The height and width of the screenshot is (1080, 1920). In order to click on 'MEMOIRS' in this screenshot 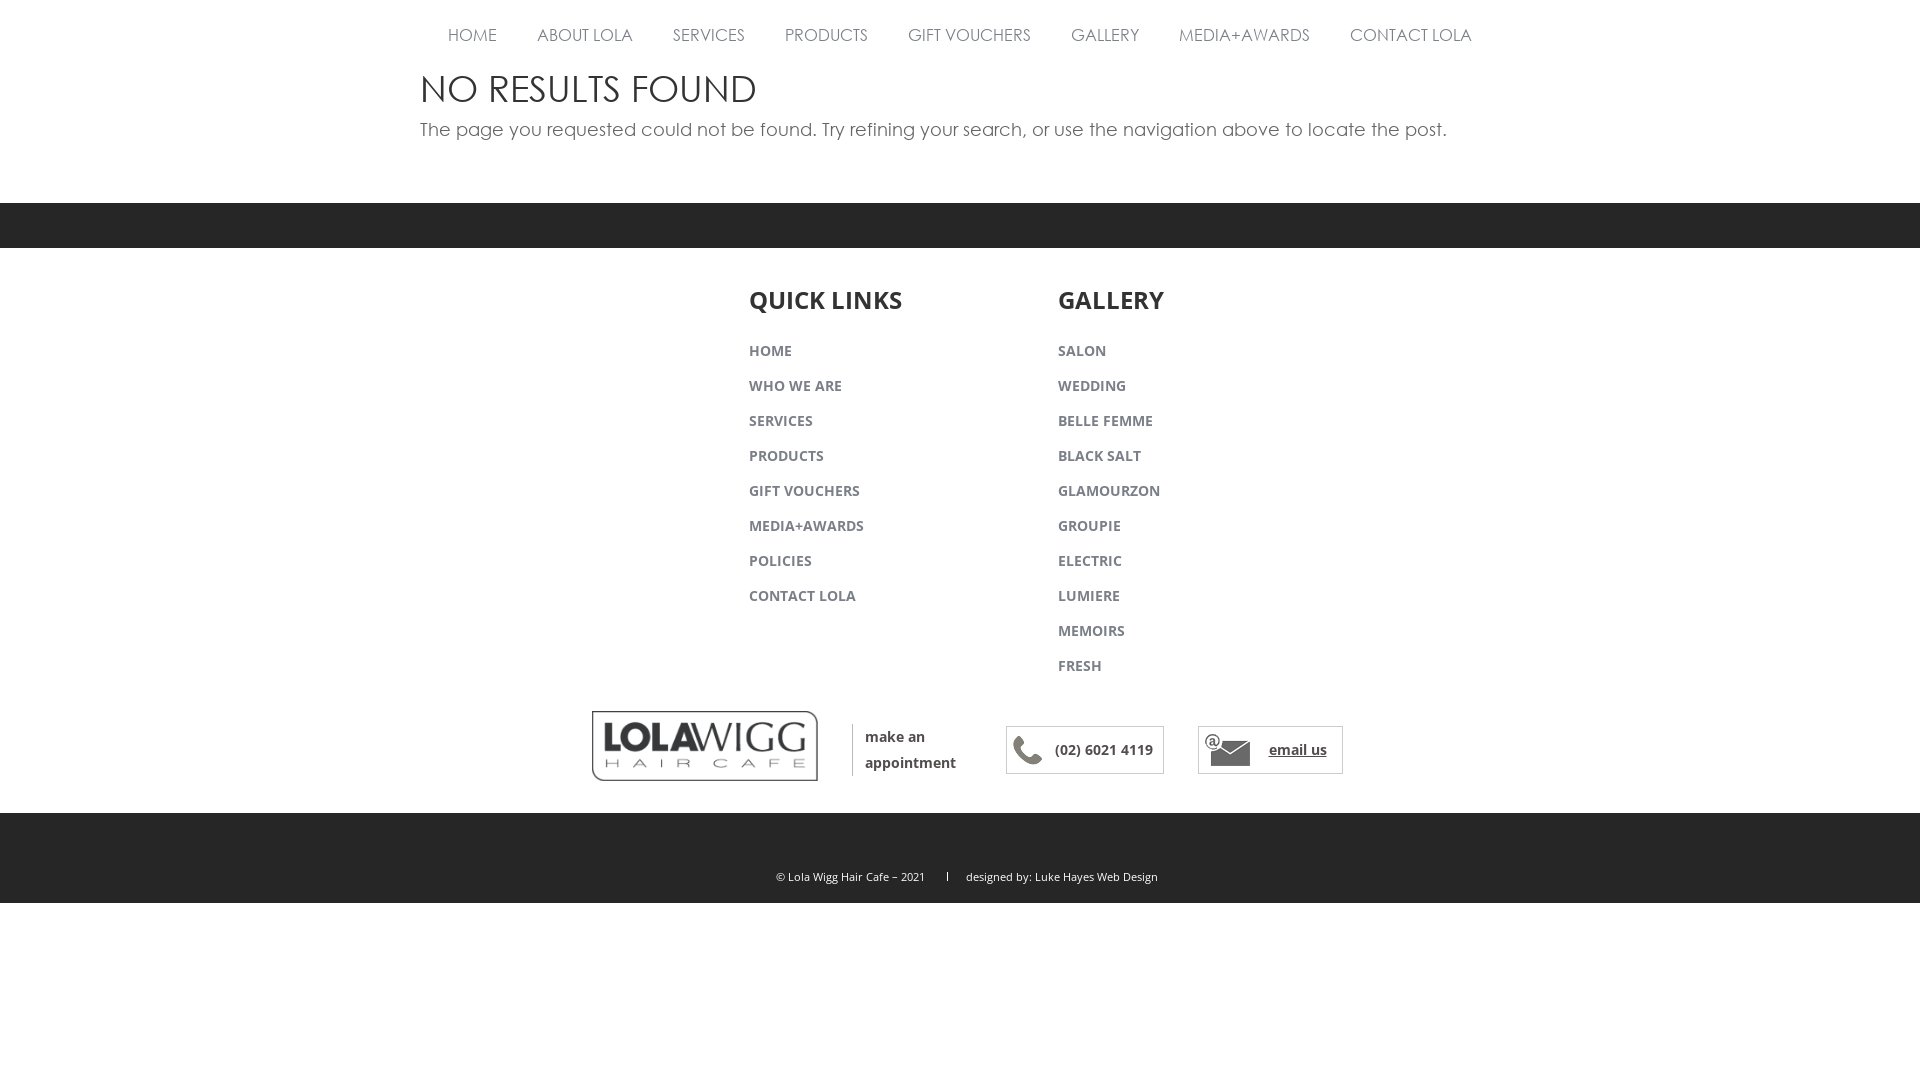, I will do `click(1090, 632)`.